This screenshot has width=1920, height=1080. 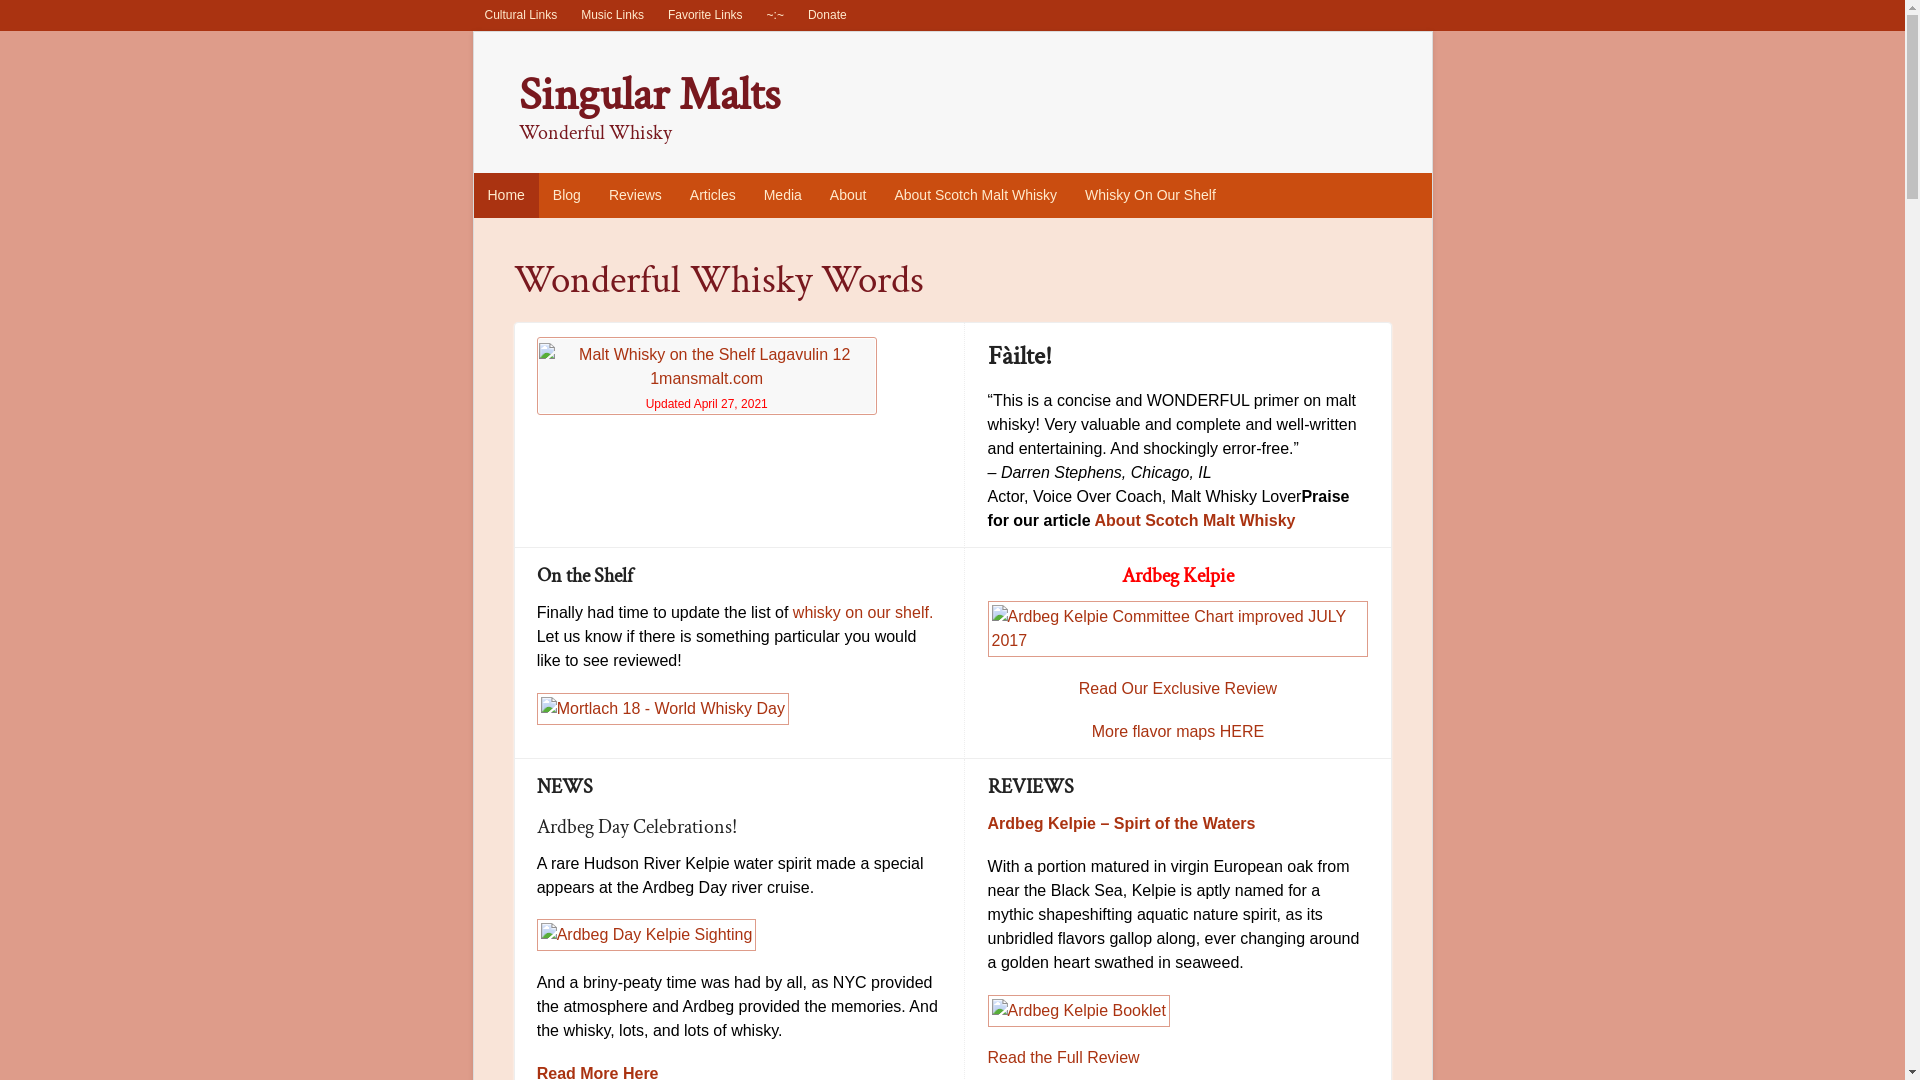 I want to click on 'Blog', so click(x=565, y=195).